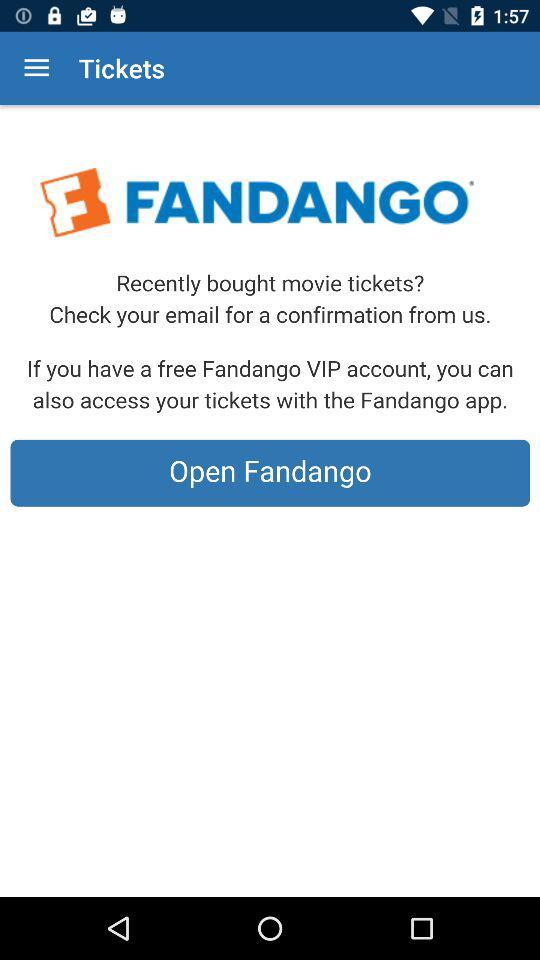 This screenshot has height=960, width=540. Describe the element at coordinates (270, 500) in the screenshot. I see `open app` at that location.